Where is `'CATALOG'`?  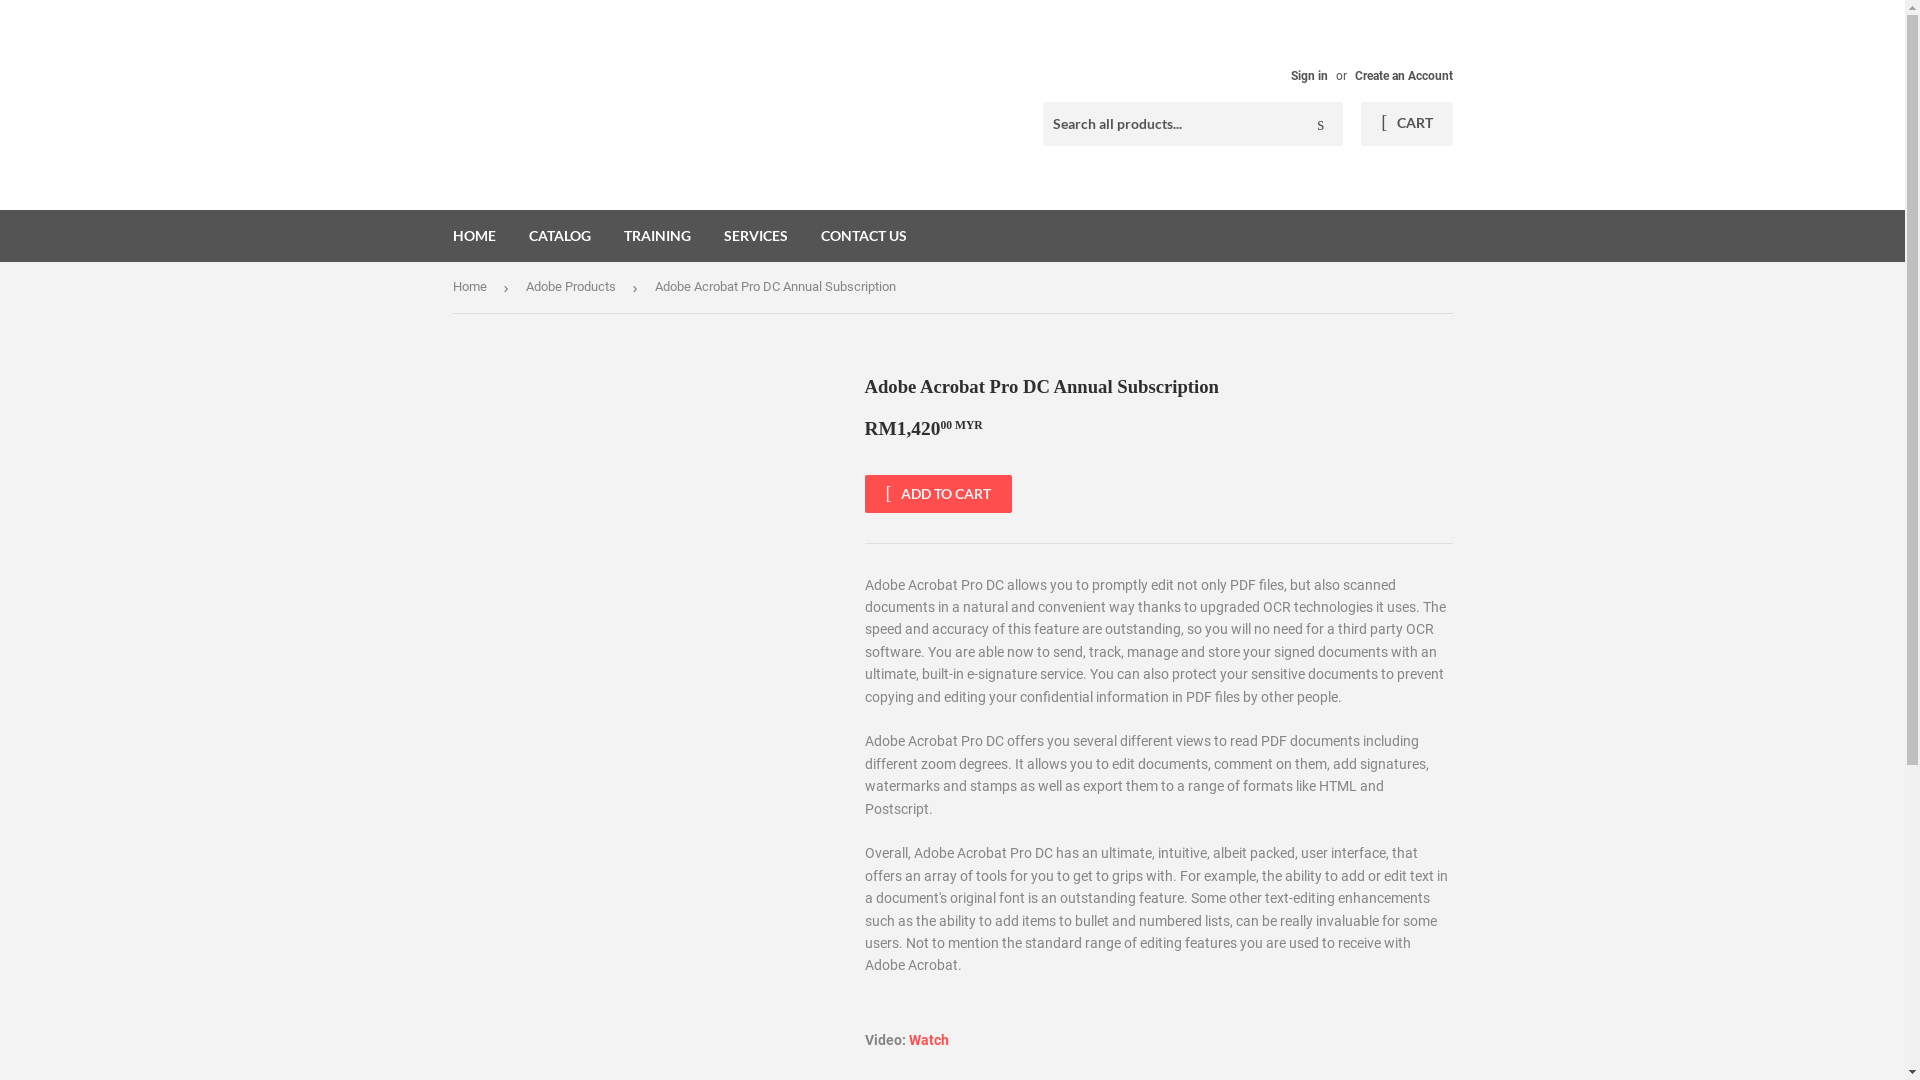 'CATALOG' is located at coordinates (560, 234).